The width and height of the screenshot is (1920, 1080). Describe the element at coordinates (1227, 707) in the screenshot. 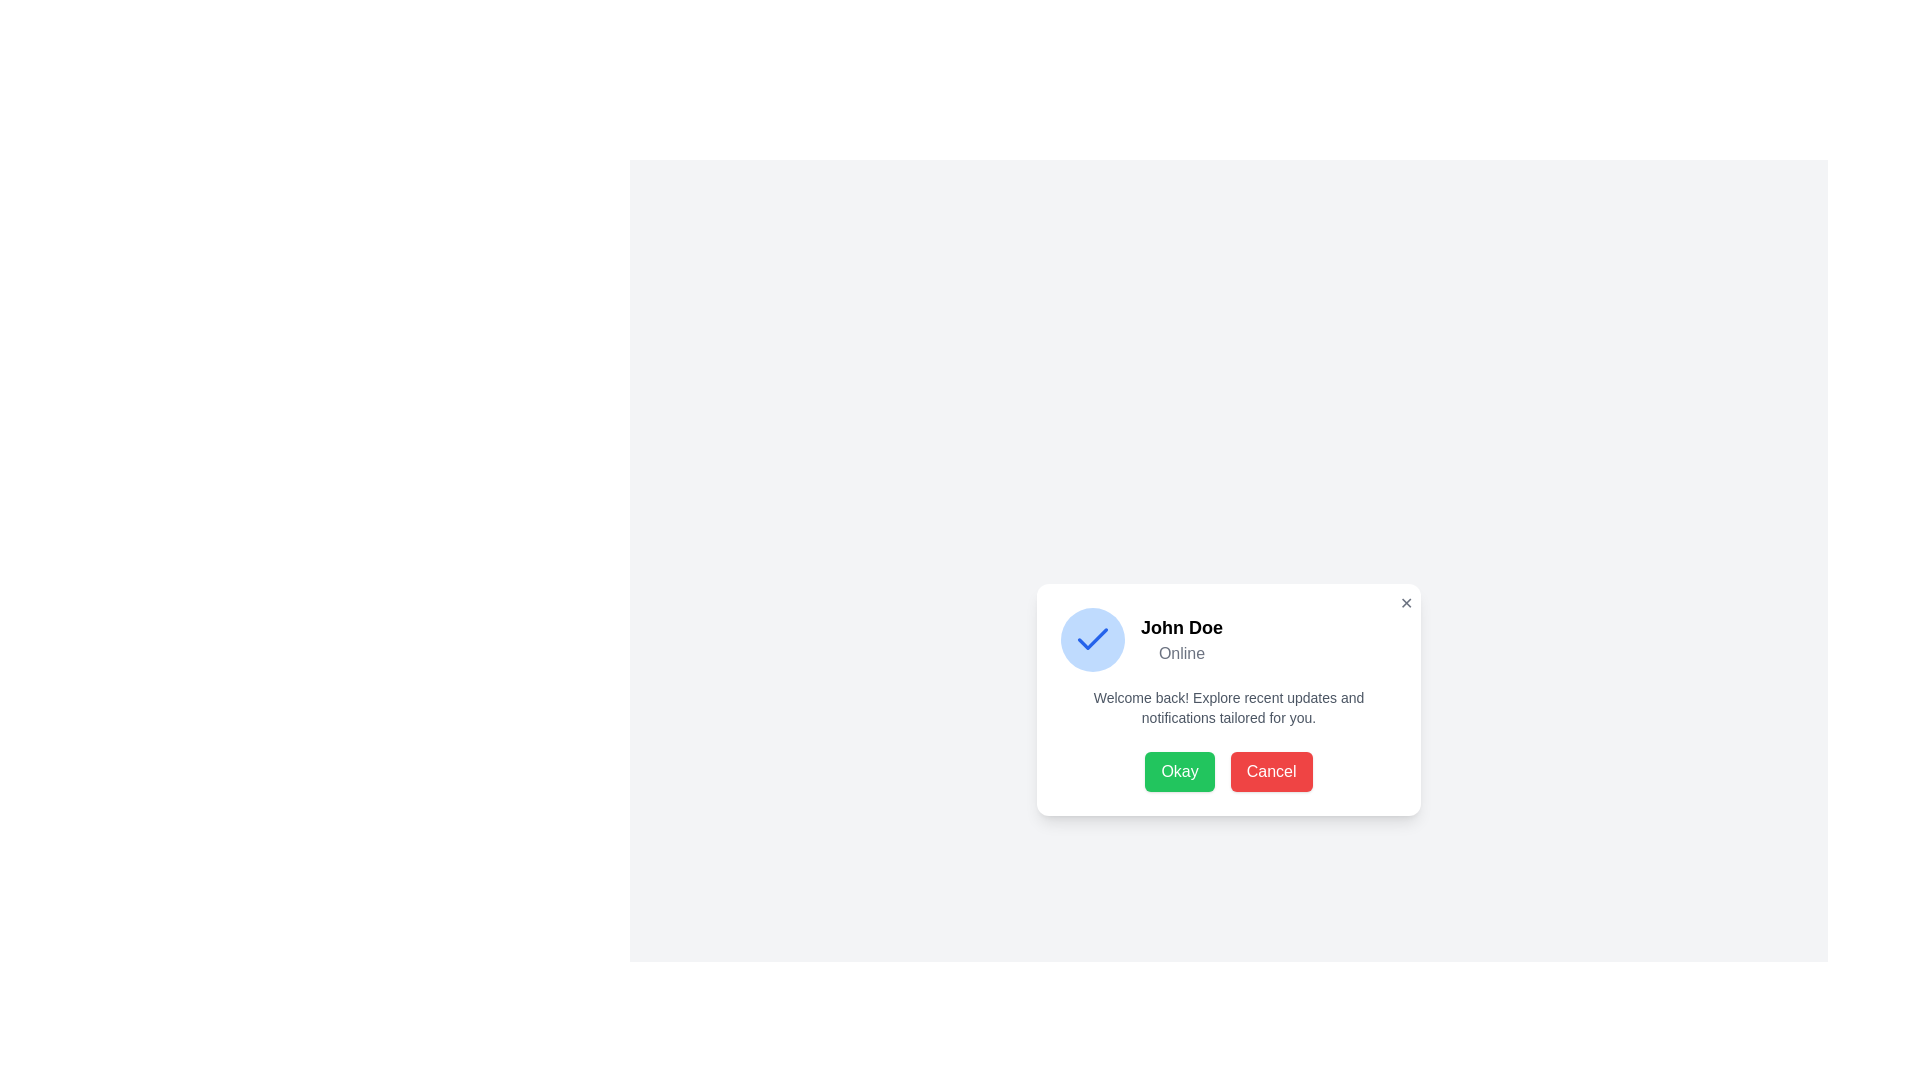

I see `text content located below the user's name and status, centered in the horizontal layout of the card, above the 'Okay' and 'Cancel' buttons` at that location.